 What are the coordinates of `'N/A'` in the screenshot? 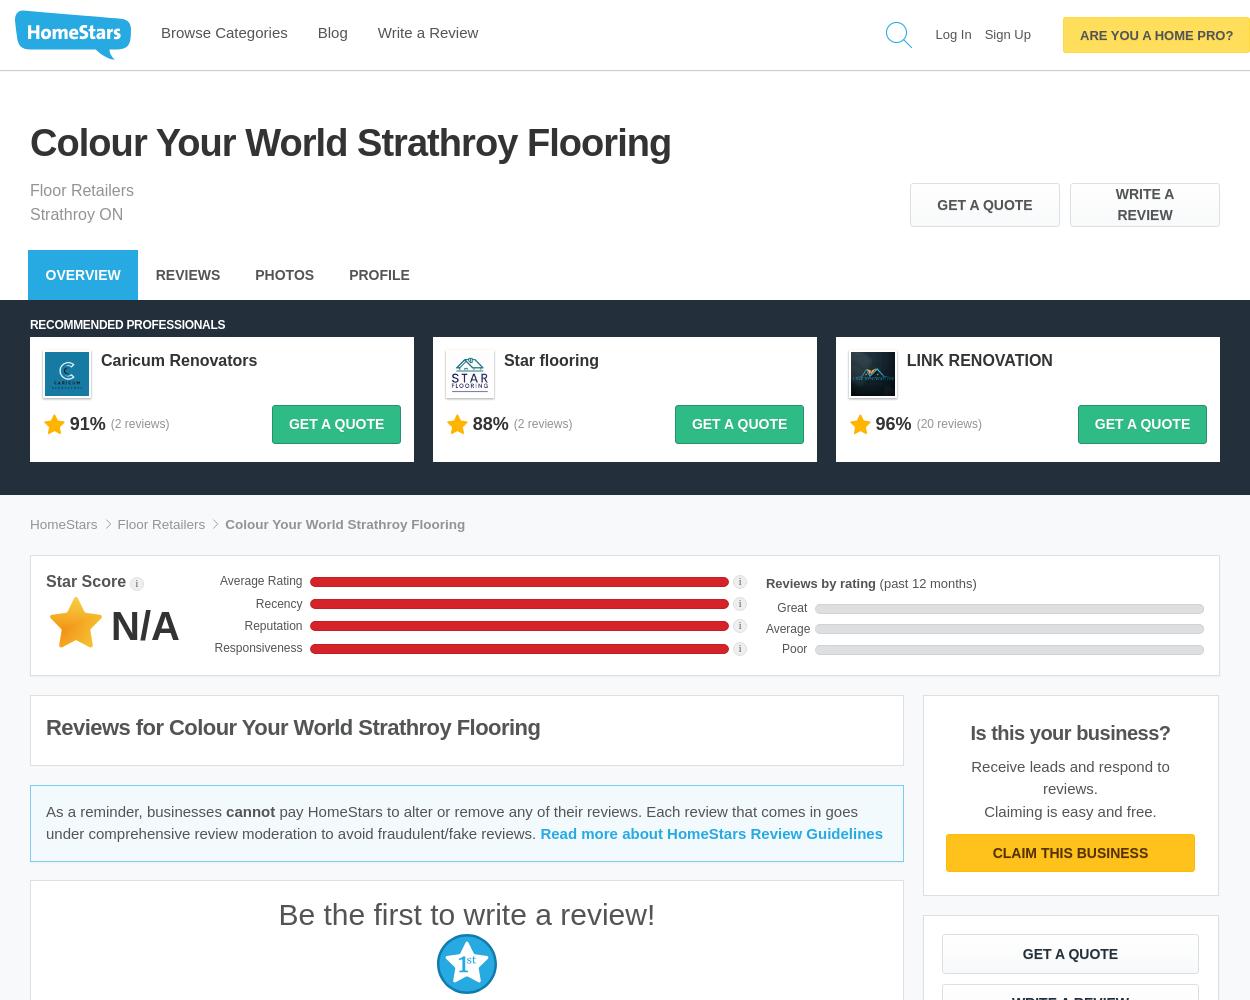 It's located at (145, 626).